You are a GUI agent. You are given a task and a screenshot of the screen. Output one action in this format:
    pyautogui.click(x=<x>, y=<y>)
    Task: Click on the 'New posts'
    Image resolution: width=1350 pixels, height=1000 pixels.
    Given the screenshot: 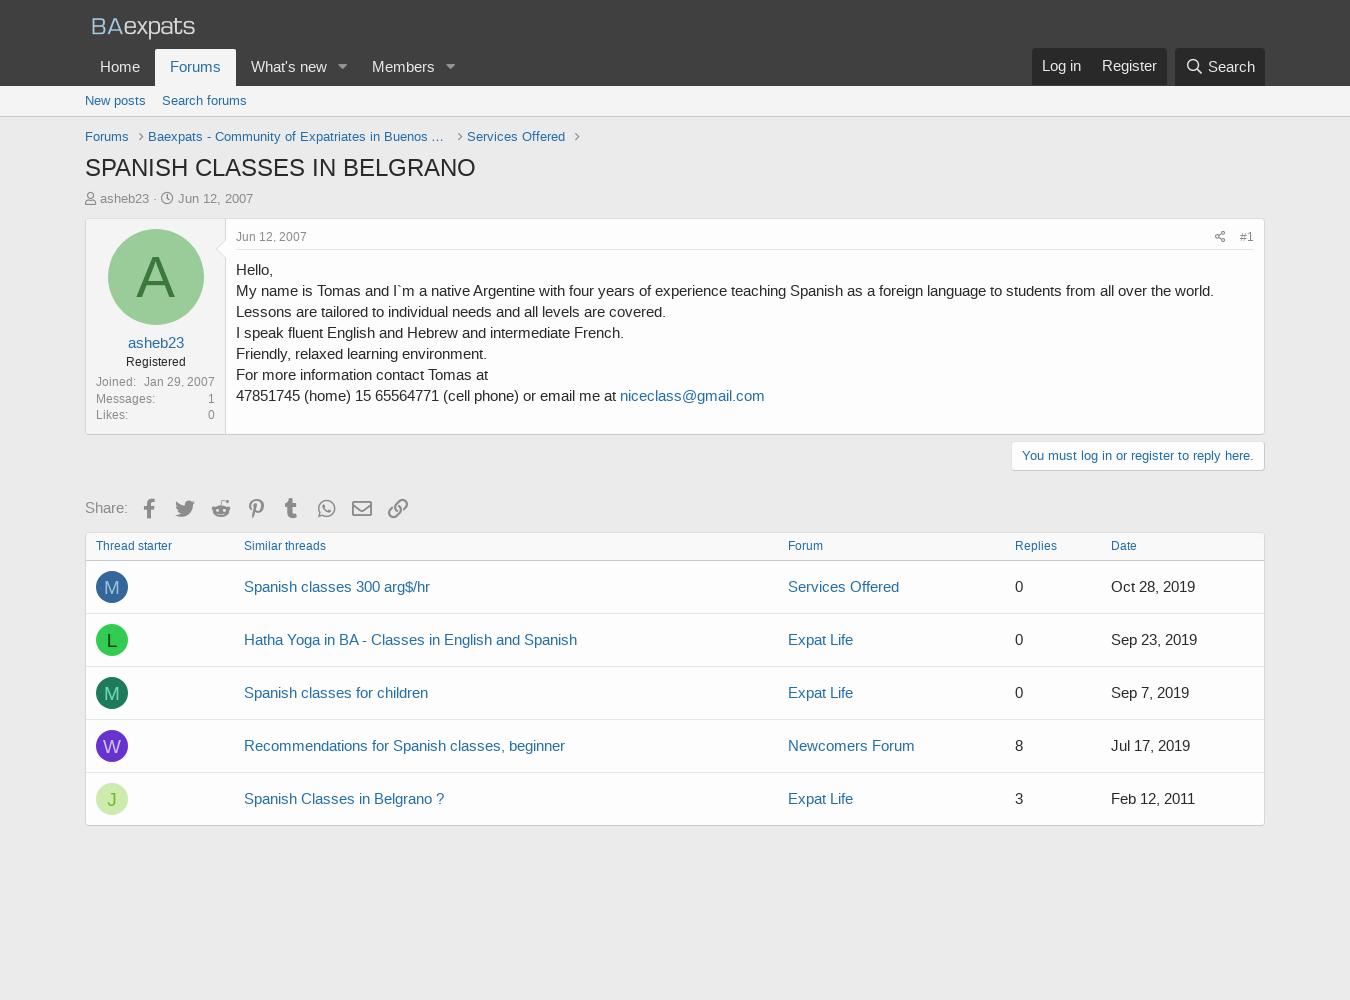 What is the action you would take?
    pyautogui.click(x=115, y=99)
    